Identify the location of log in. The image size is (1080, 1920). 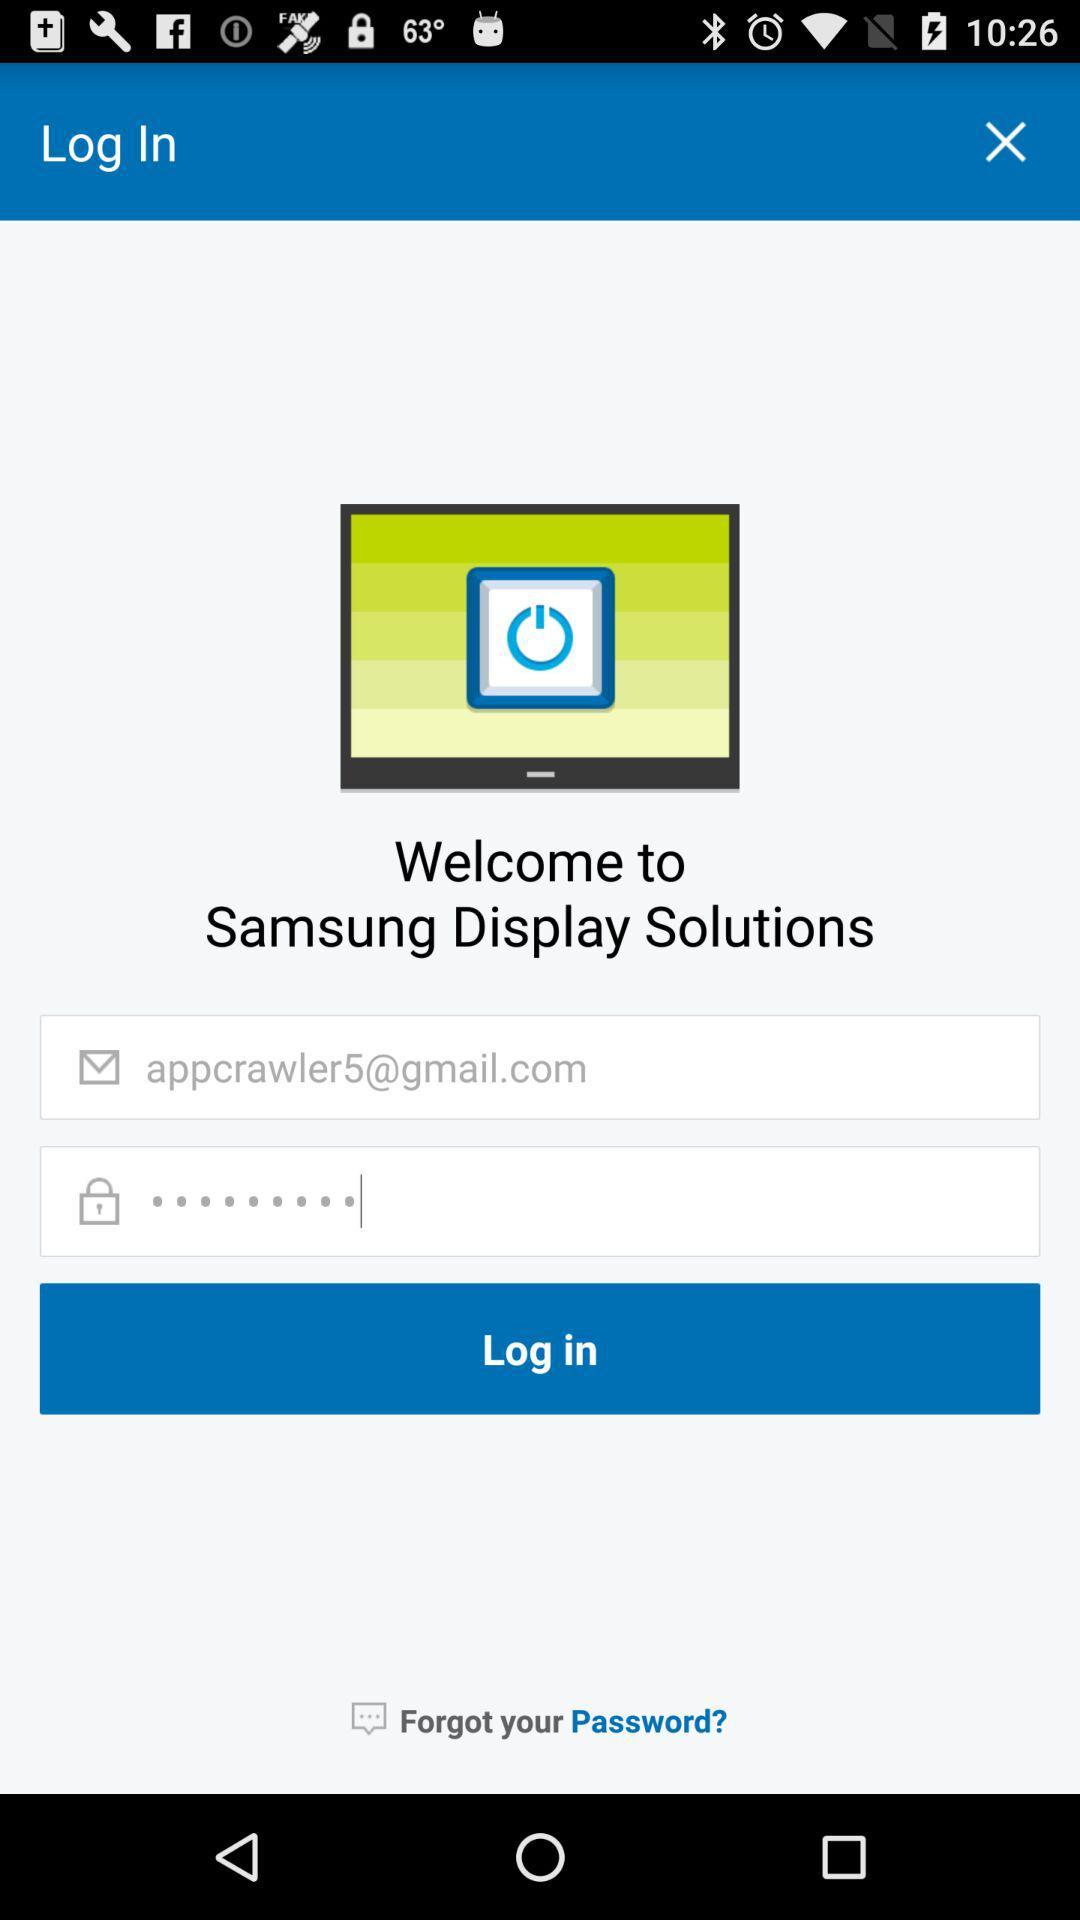
(540, 1348).